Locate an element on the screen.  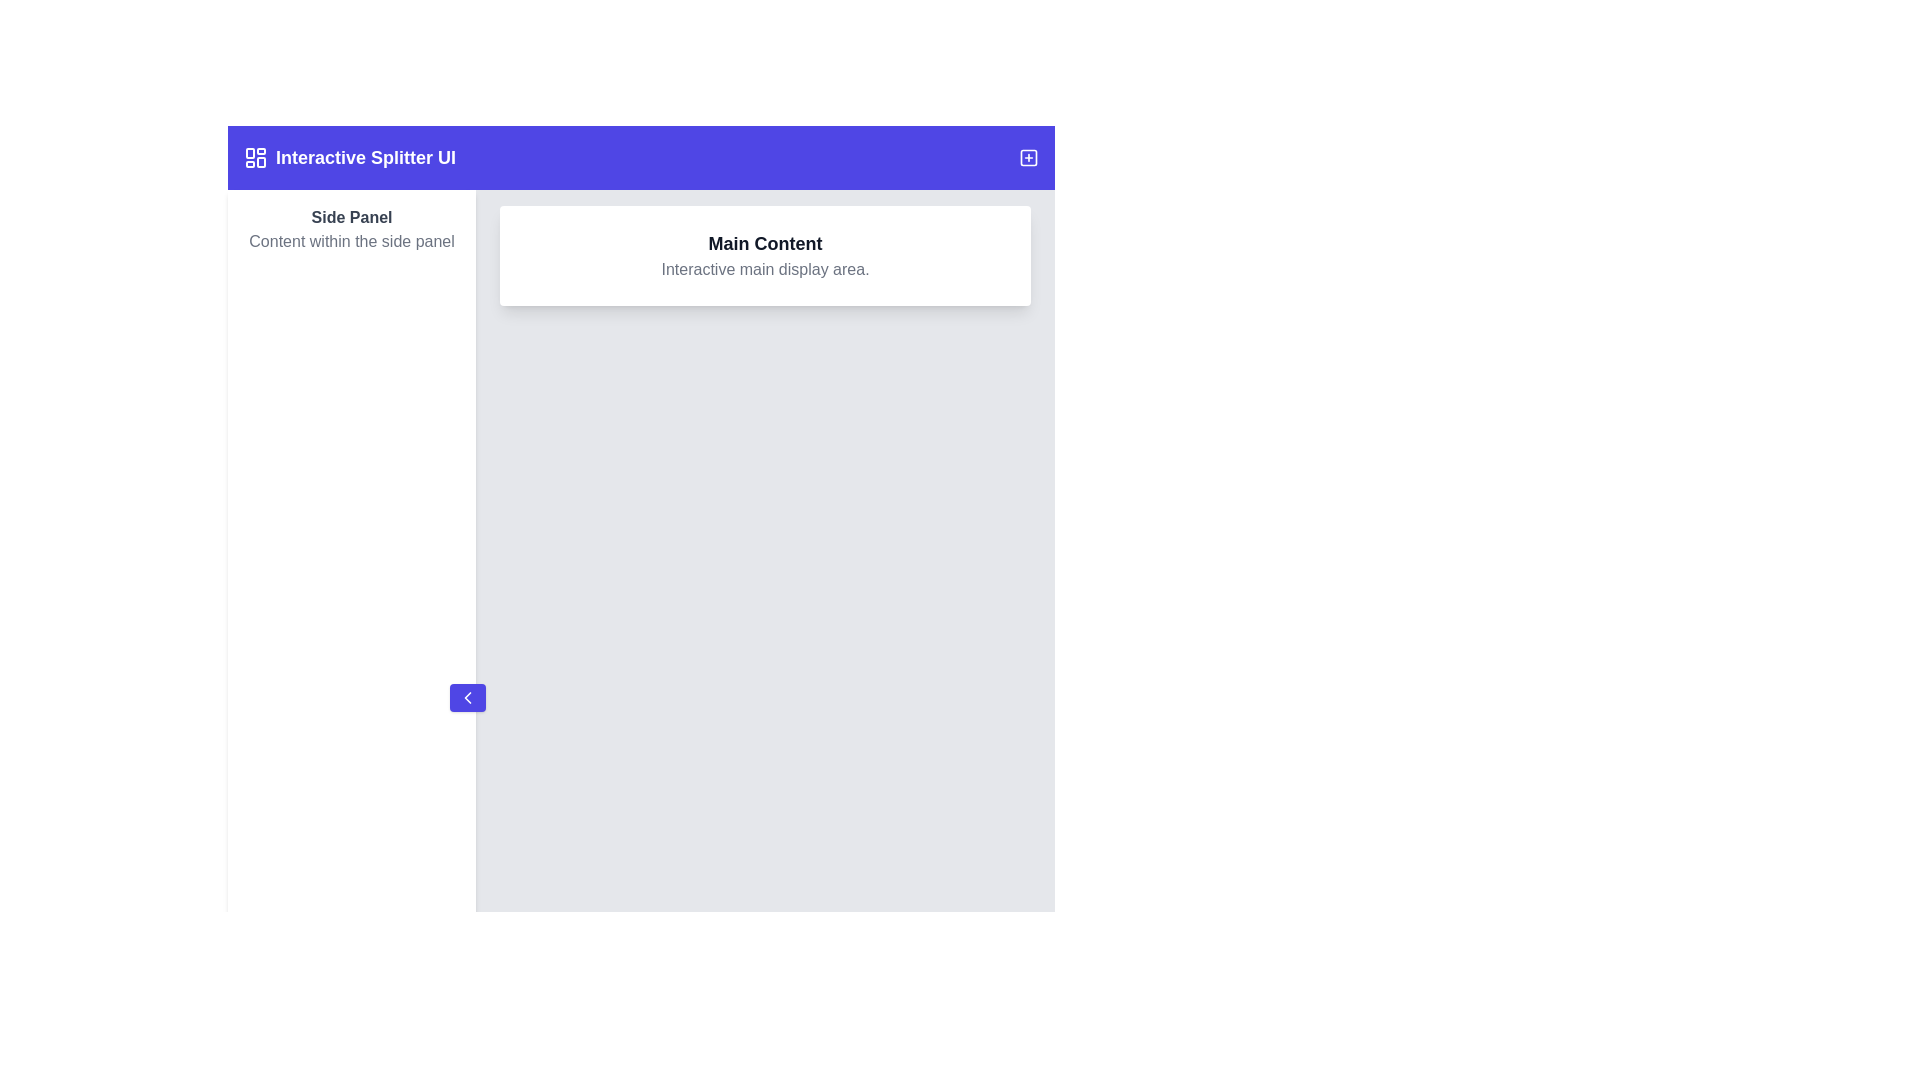
the icon located at the top-left corner of the interface, preceding the text 'Interactive Splitter UI' is located at coordinates (254, 157).